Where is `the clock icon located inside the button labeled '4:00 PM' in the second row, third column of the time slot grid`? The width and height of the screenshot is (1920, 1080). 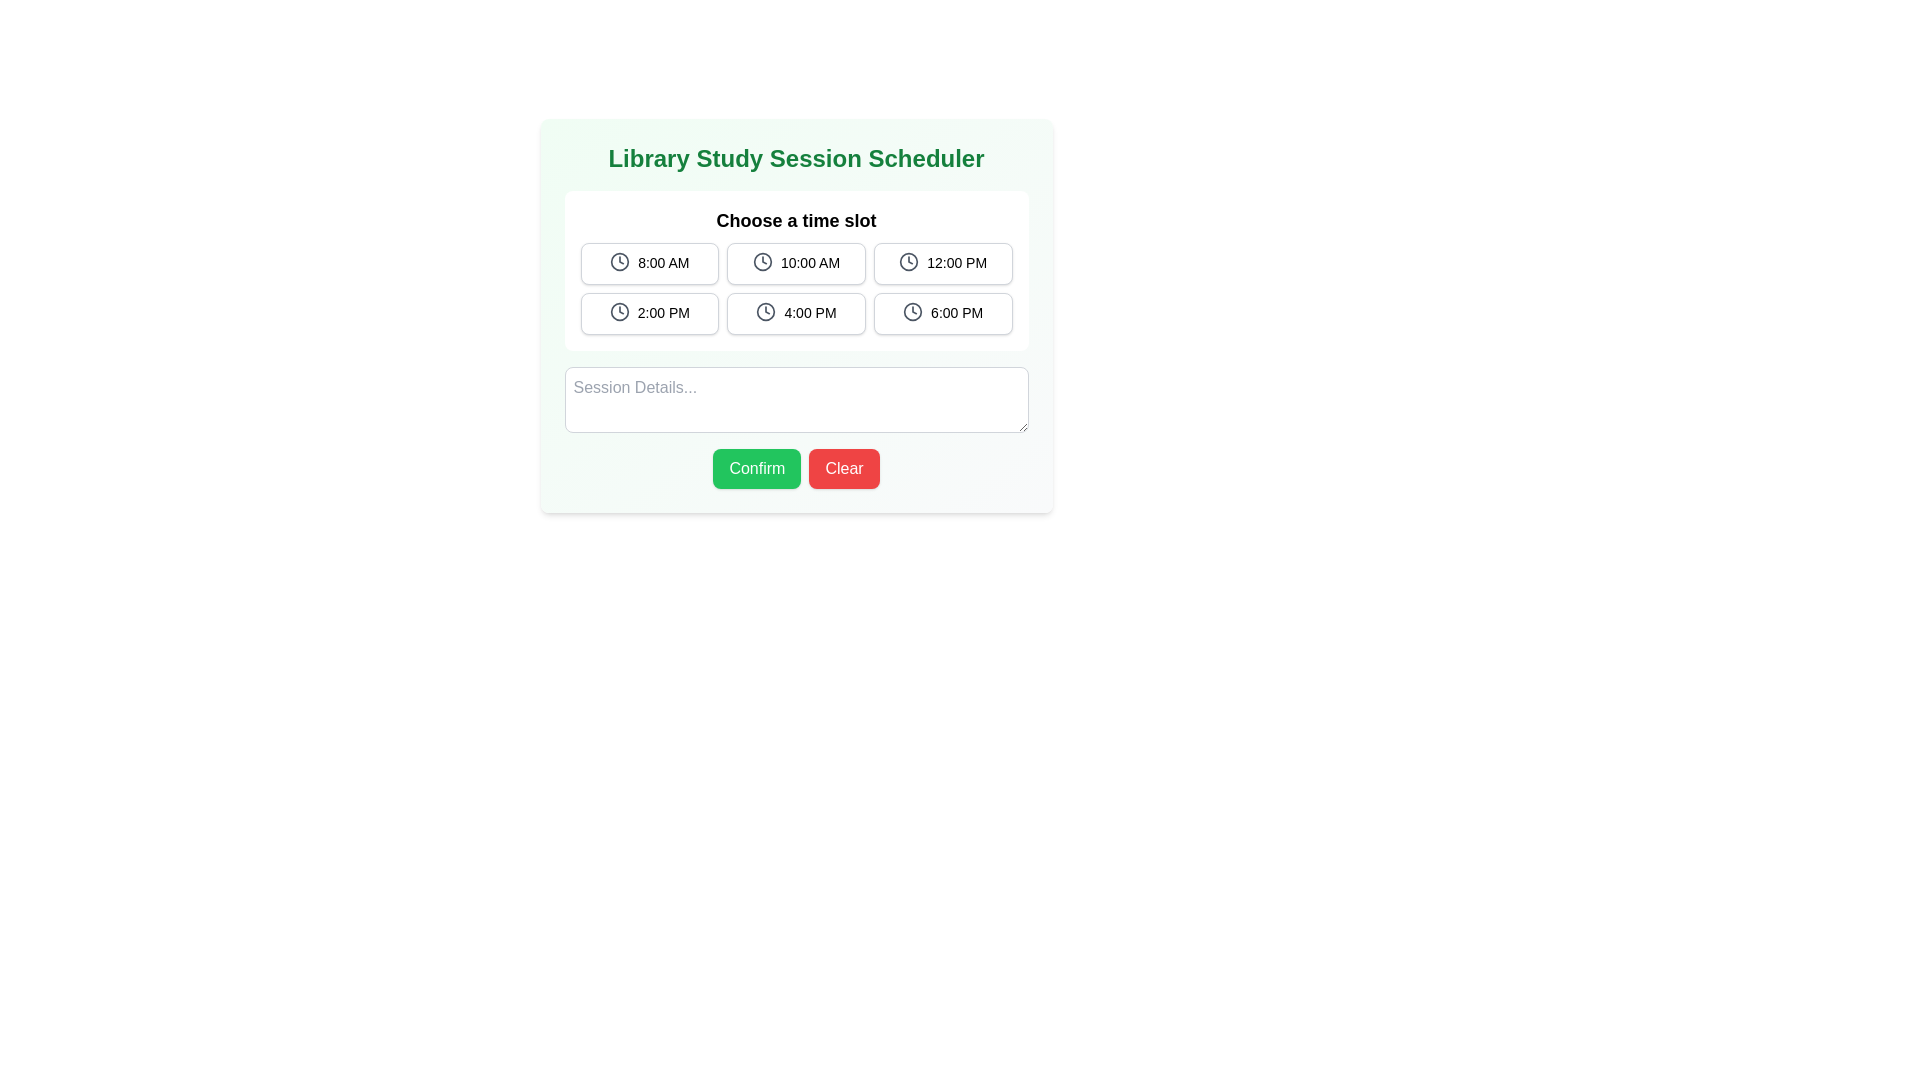
the clock icon located inside the button labeled '4:00 PM' in the second row, third column of the time slot grid is located at coordinates (765, 312).